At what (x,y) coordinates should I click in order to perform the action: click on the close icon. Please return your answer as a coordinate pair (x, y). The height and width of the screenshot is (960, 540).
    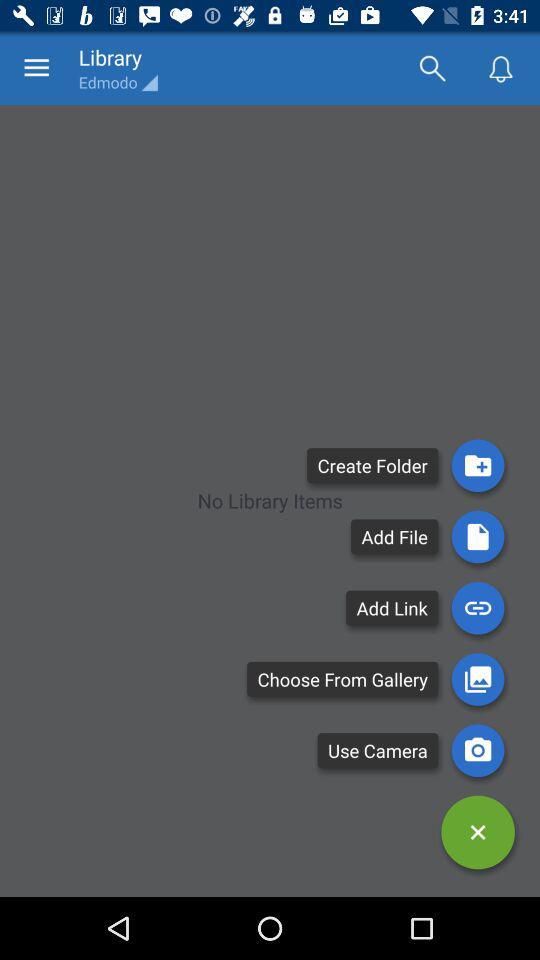
    Looking at the image, I should click on (477, 832).